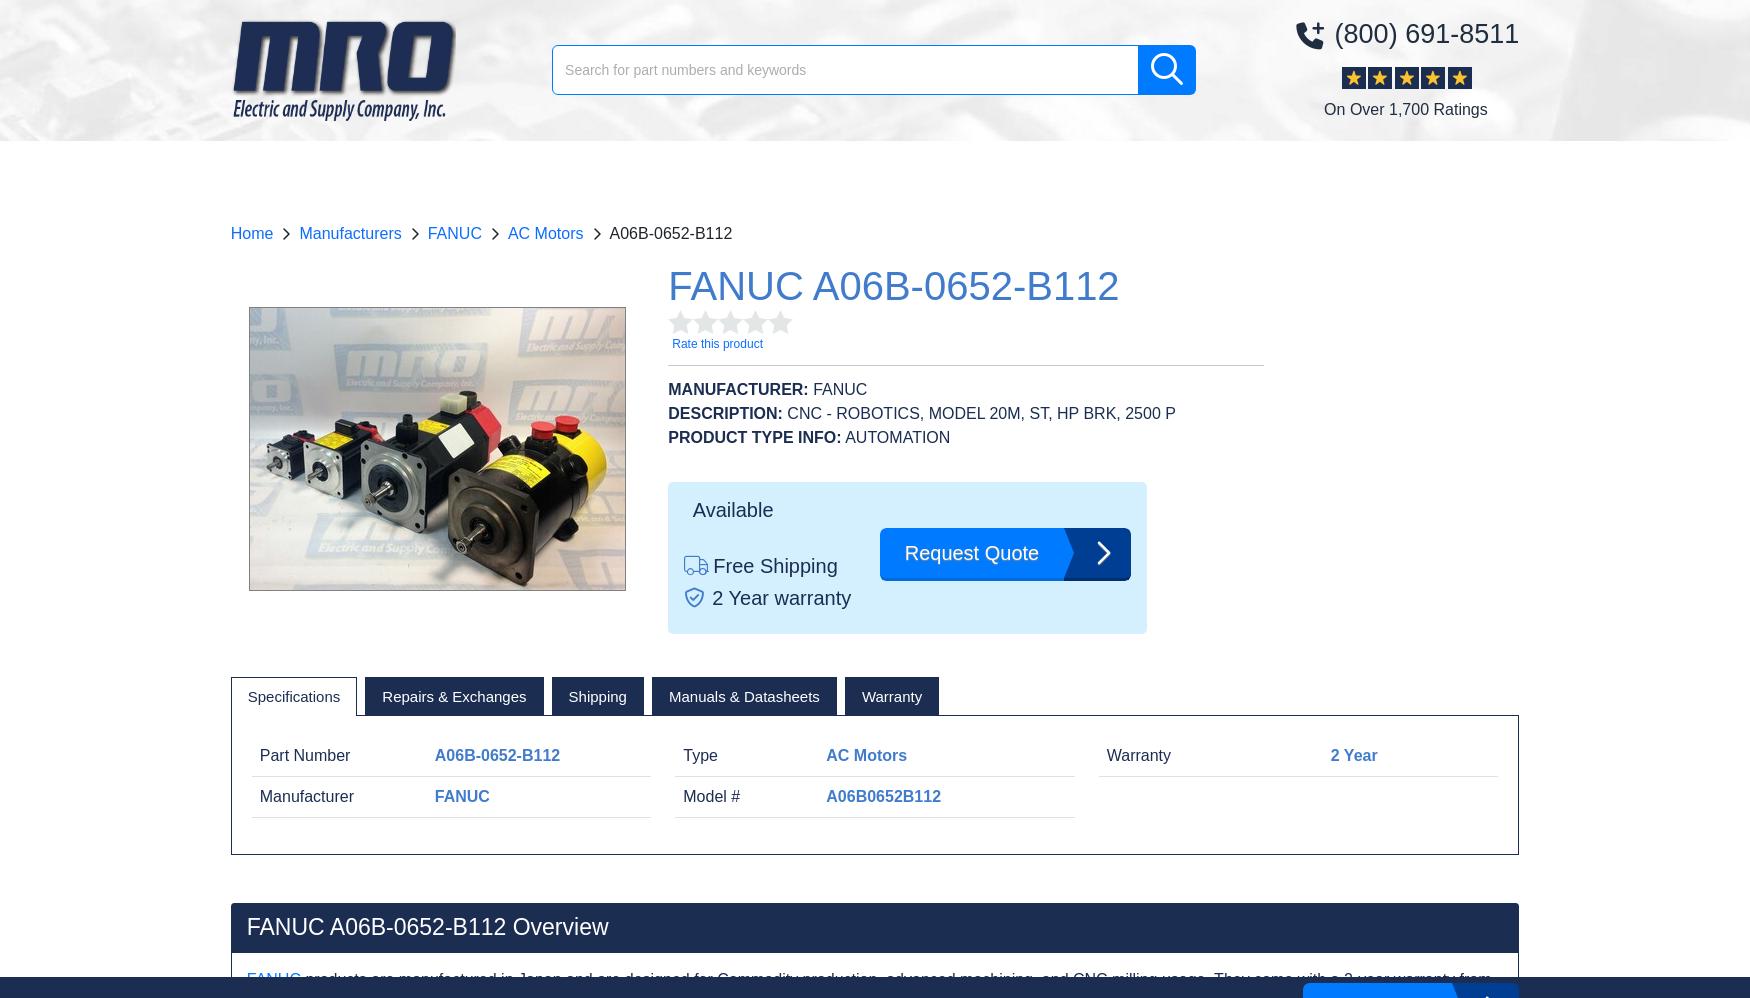  What do you see at coordinates (1037, 950) in the screenshot?
I see `'A06B-0652-B005#7000'` at bounding box center [1037, 950].